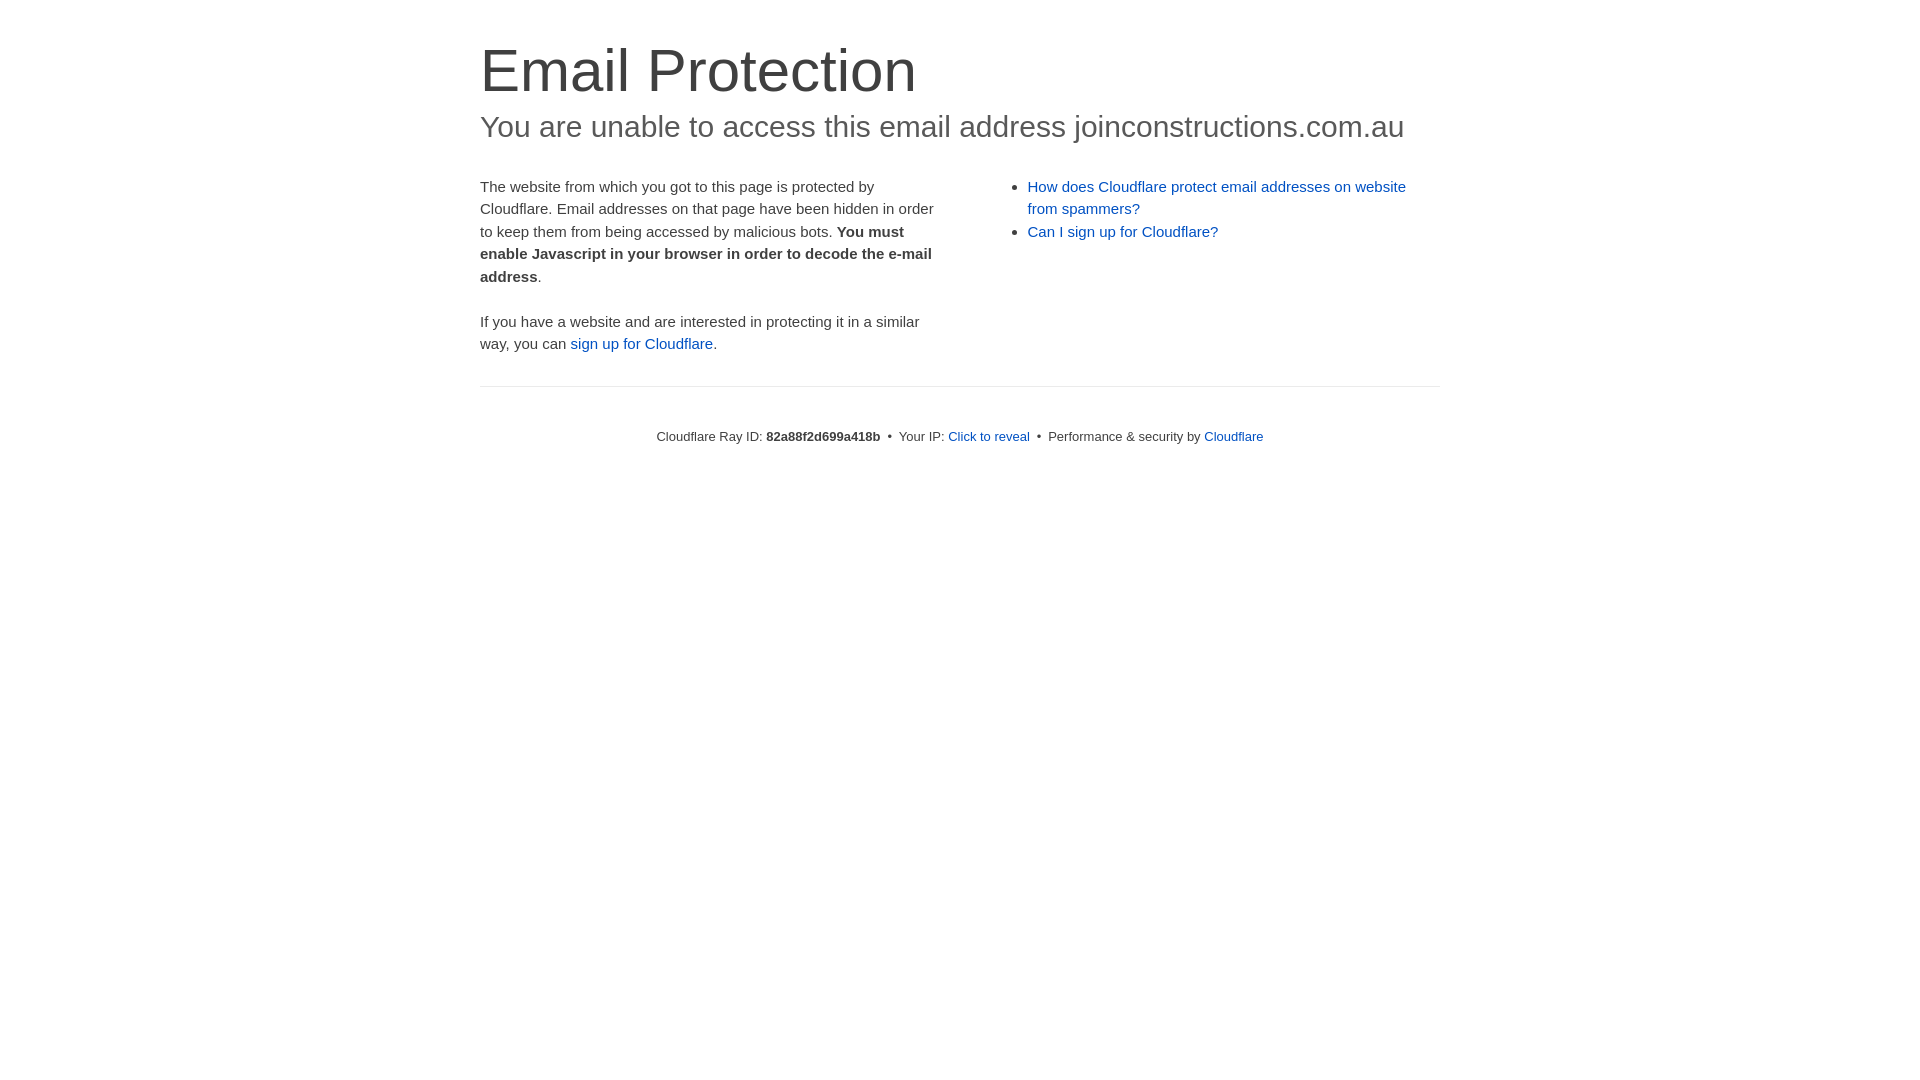 The height and width of the screenshot is (1080, 1920). I want to click on 'Cloudflare', so click(1232, 435).